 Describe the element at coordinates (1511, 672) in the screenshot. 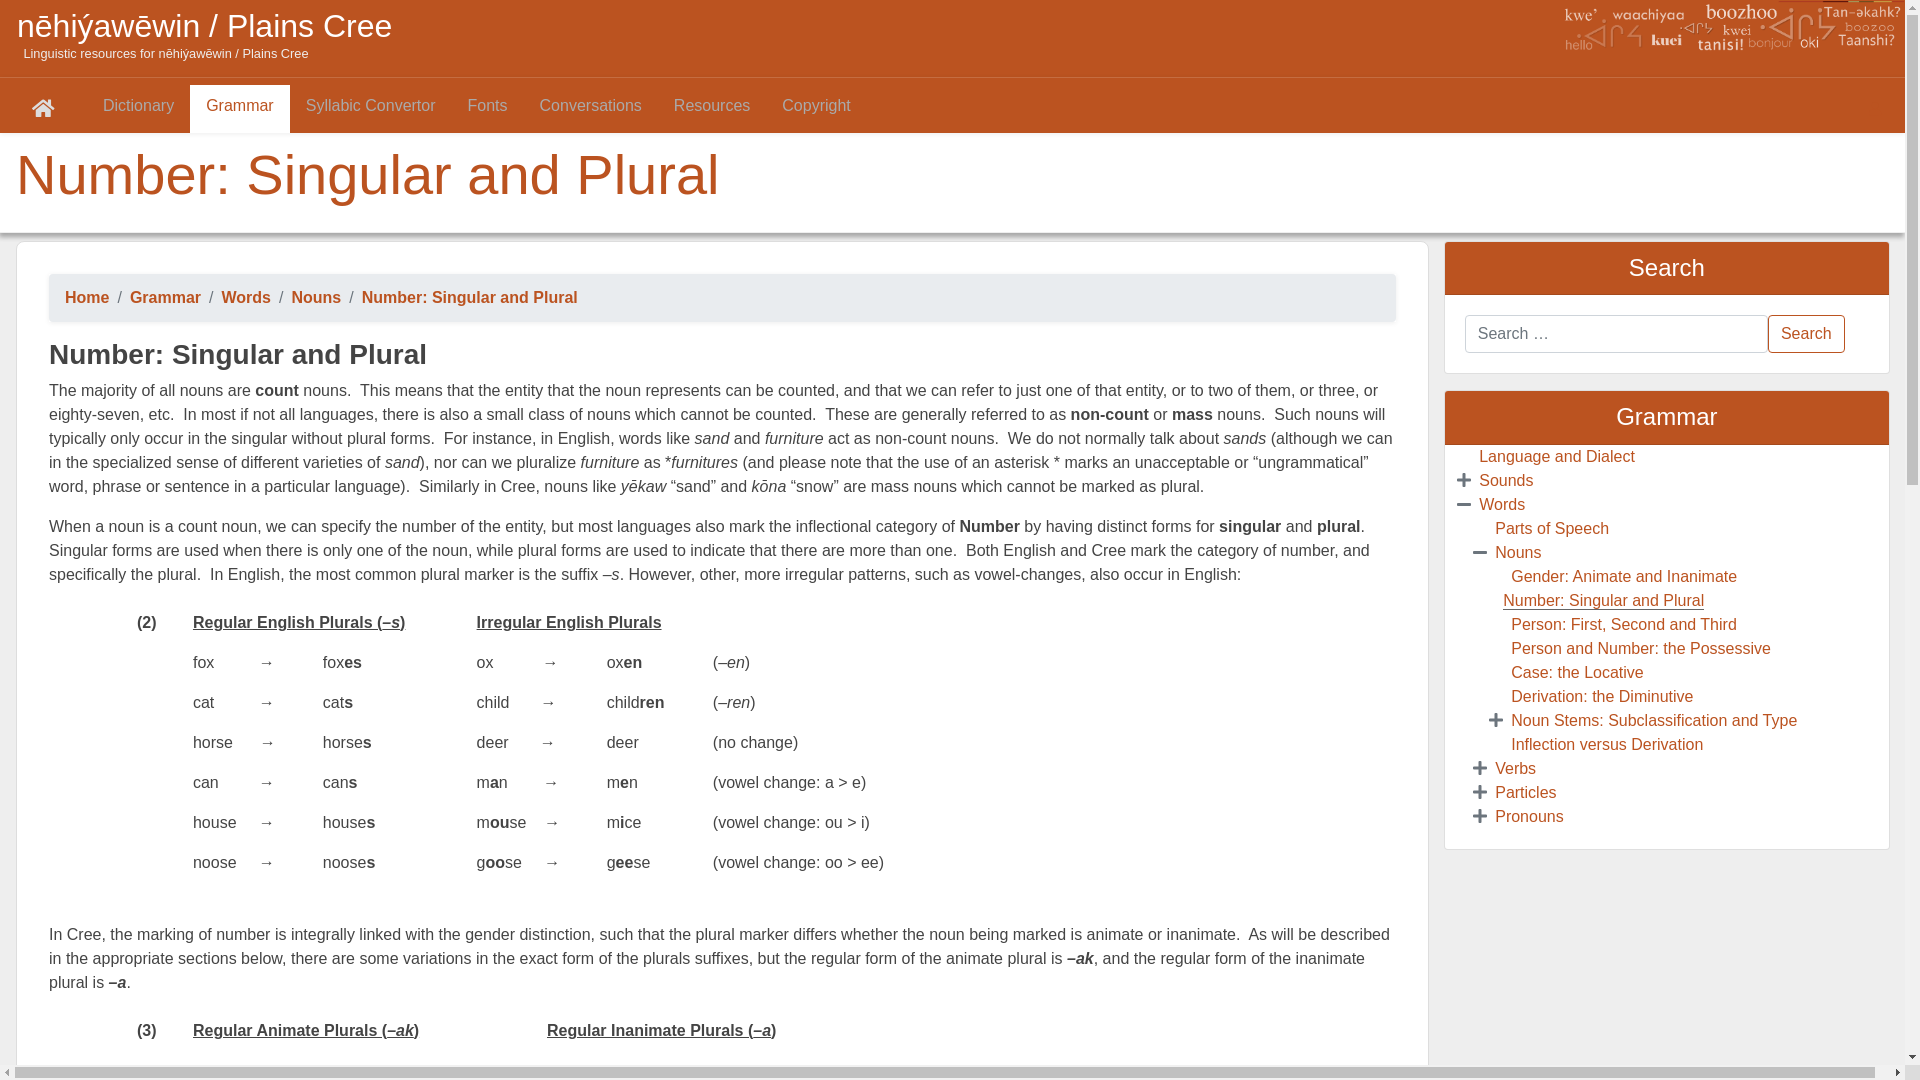

I see `'Case: the Locative'` at that location.